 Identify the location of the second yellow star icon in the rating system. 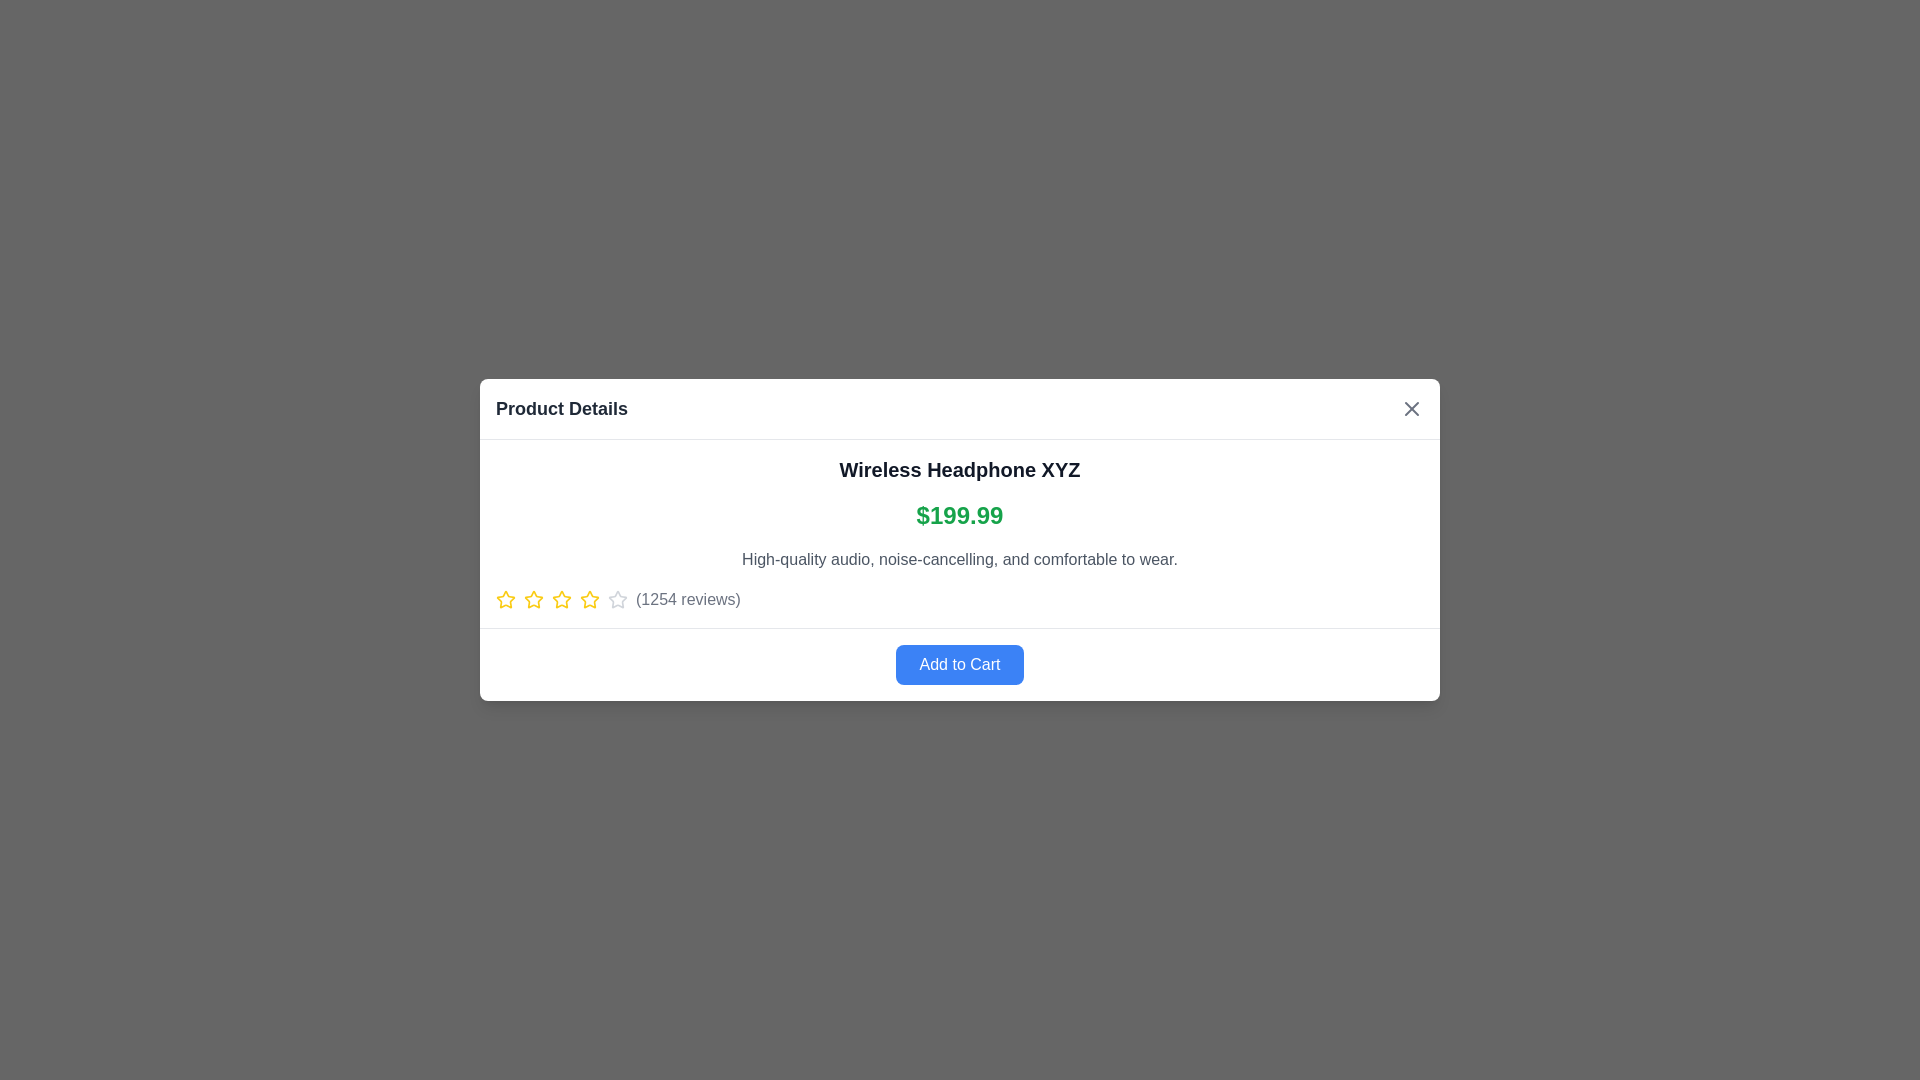
(560, 598).